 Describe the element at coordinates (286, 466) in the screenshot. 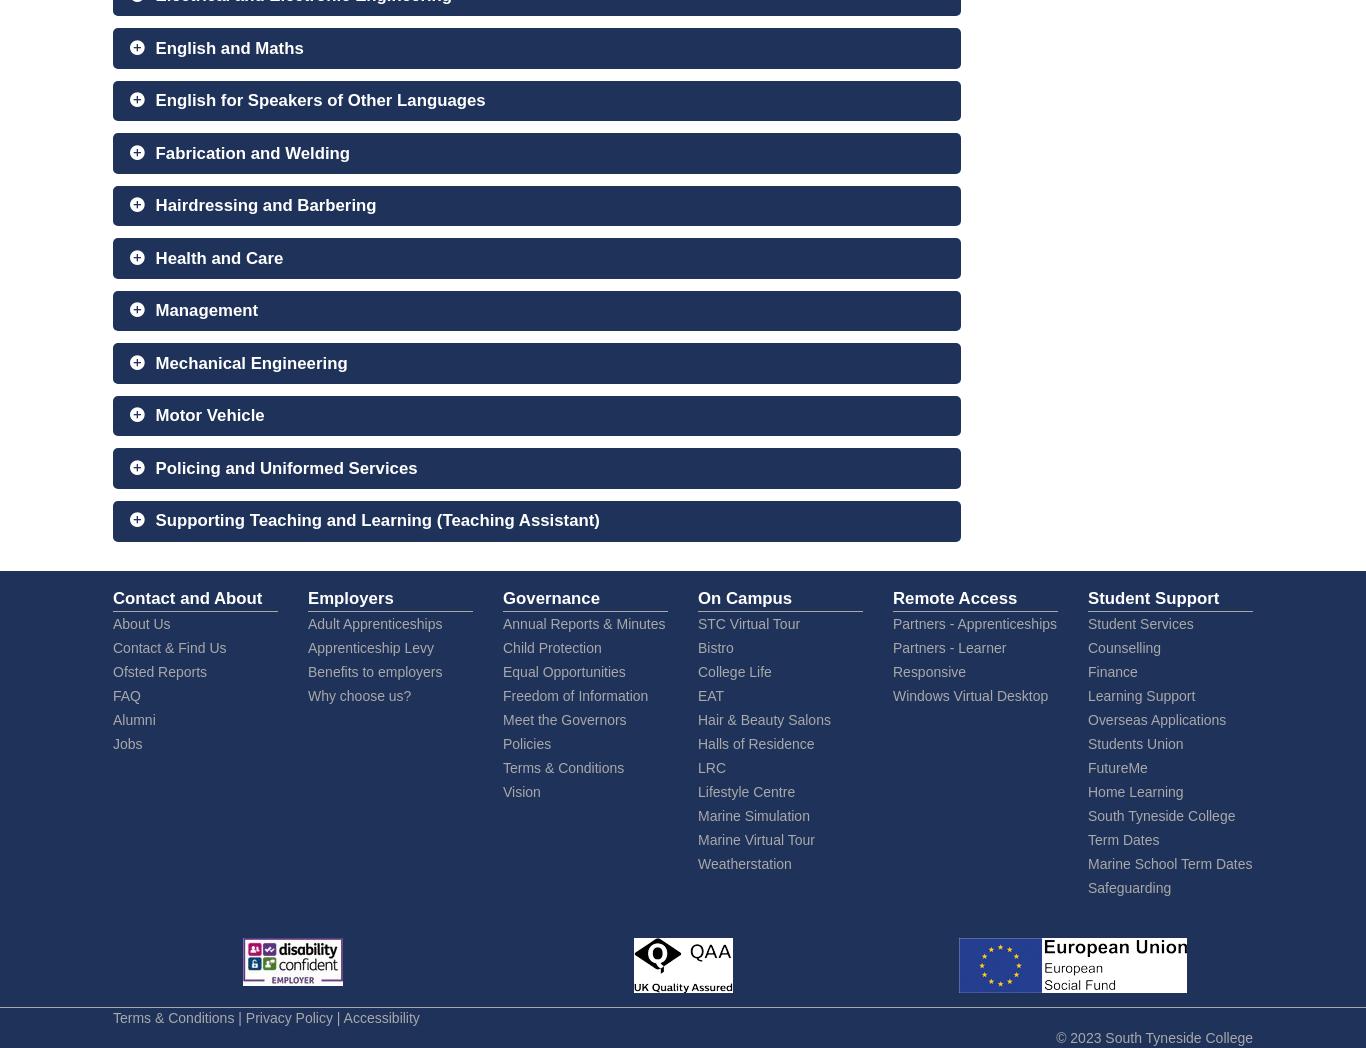

I see `'Policing and Uniformed Services'` at that location.